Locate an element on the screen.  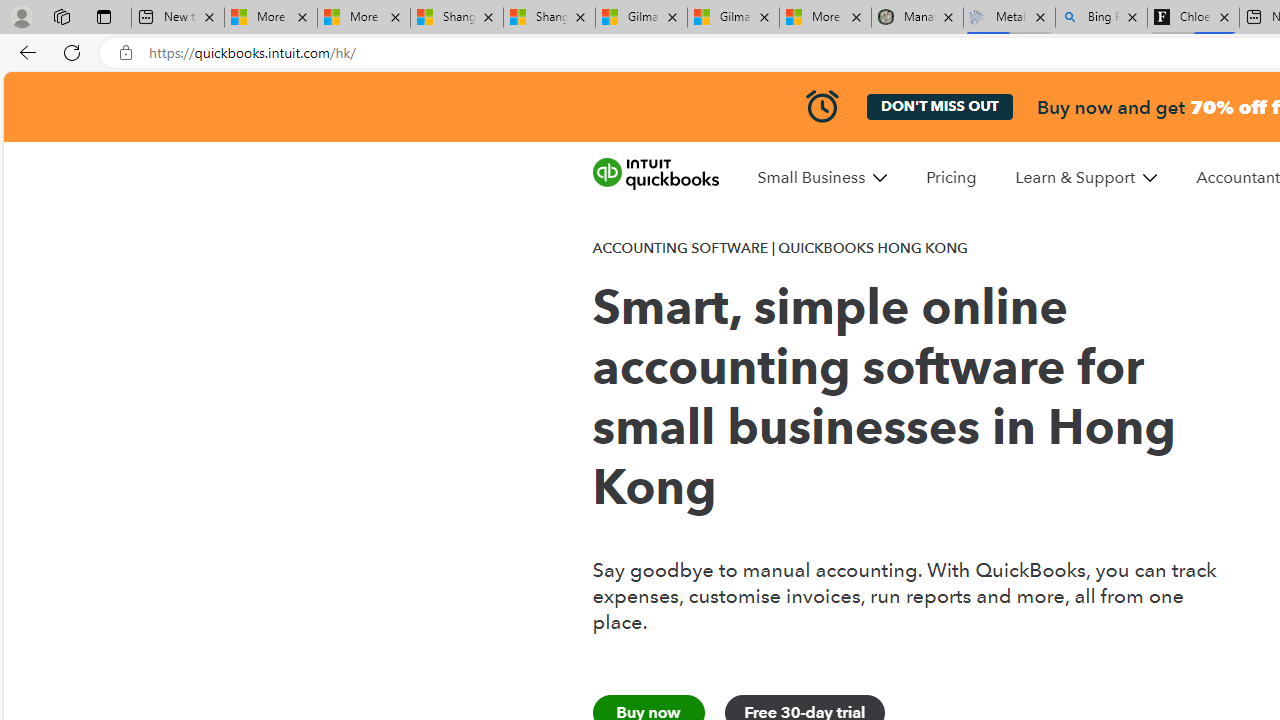
'Class: MenuItem_dDown__f585abf6 MenuItem_white__f585abf6' is located at coordinates (1150, 177).